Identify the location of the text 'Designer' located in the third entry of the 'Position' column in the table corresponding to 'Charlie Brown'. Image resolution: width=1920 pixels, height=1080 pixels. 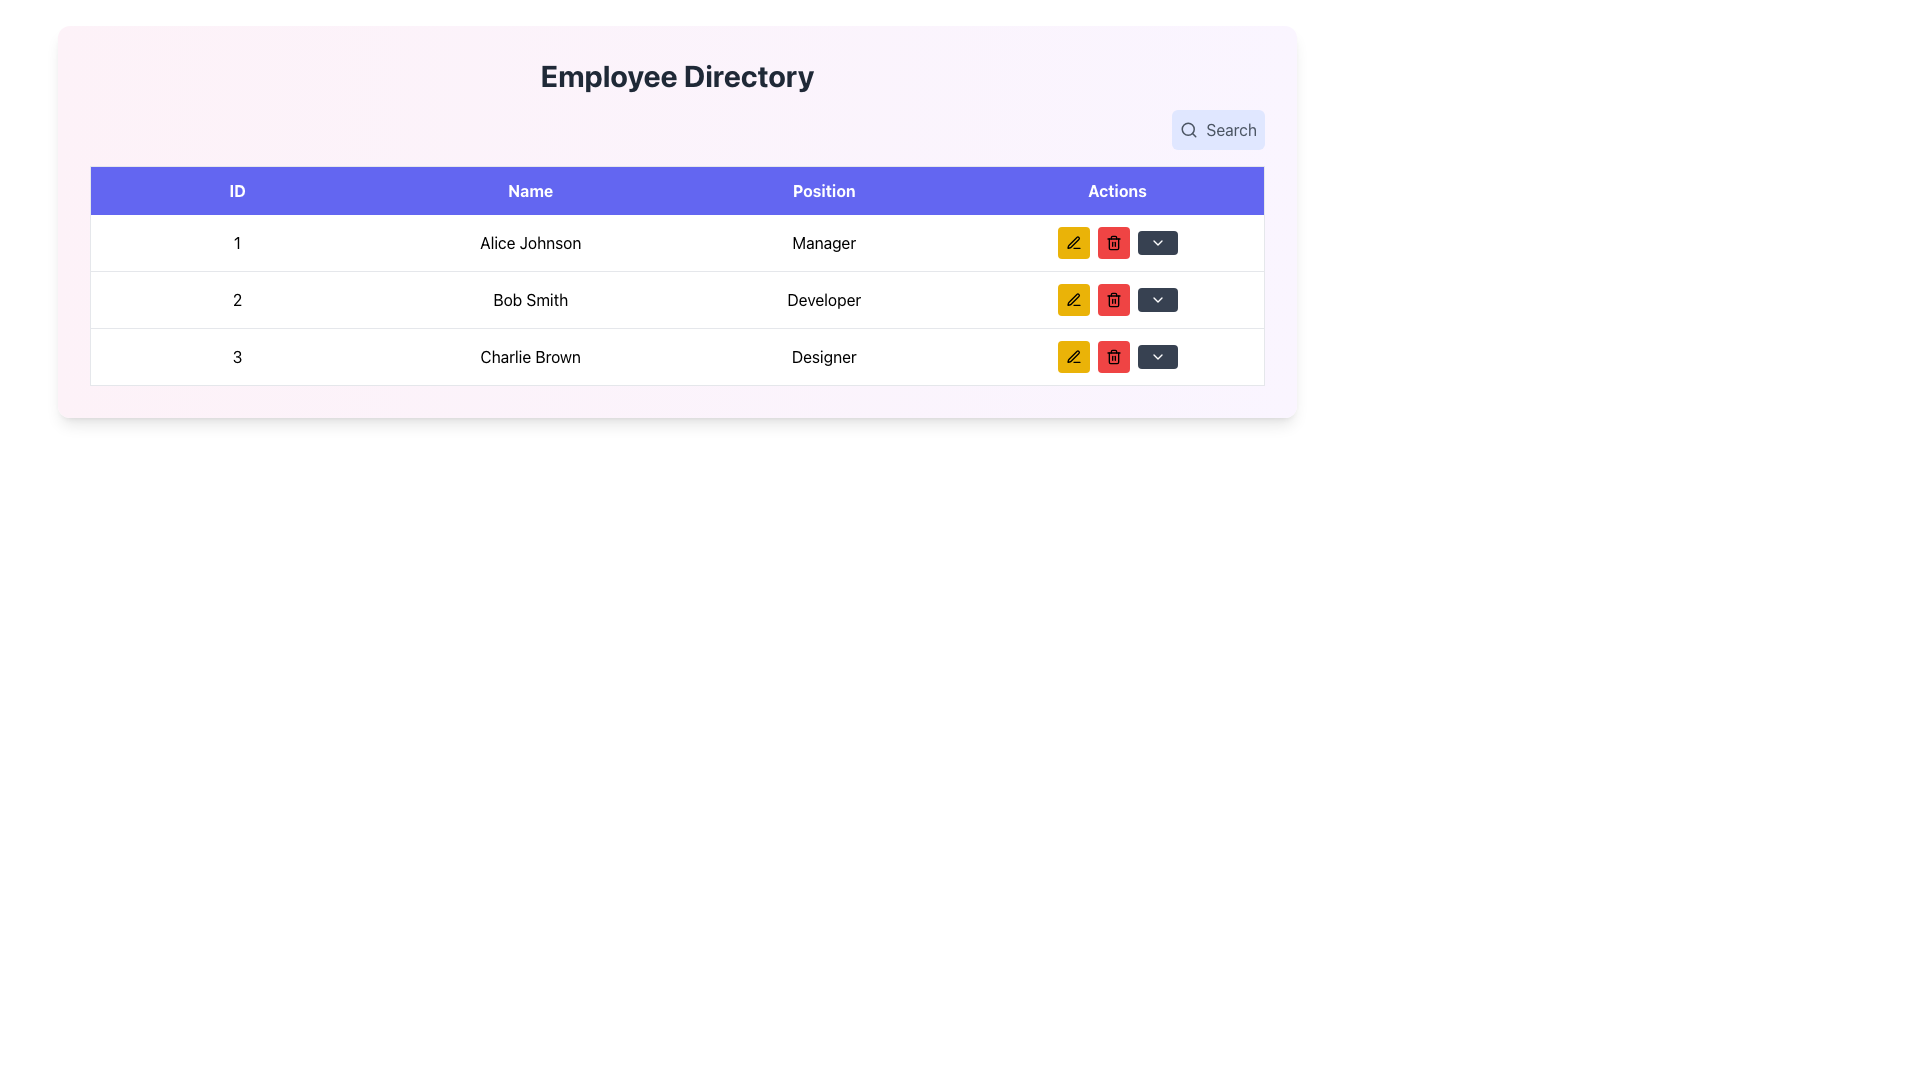
(824, 356).